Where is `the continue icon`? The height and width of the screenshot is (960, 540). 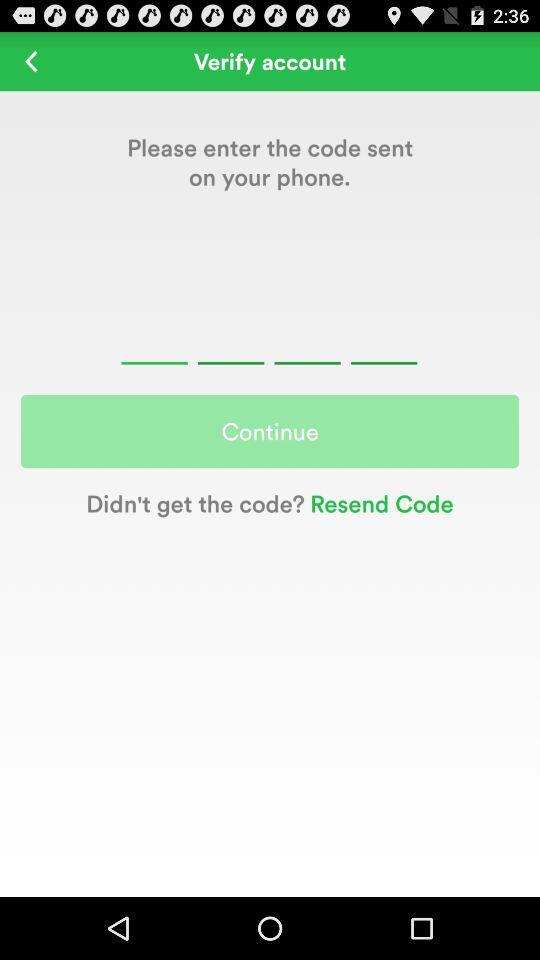 the continue icon is located at coordinates (270, 431).